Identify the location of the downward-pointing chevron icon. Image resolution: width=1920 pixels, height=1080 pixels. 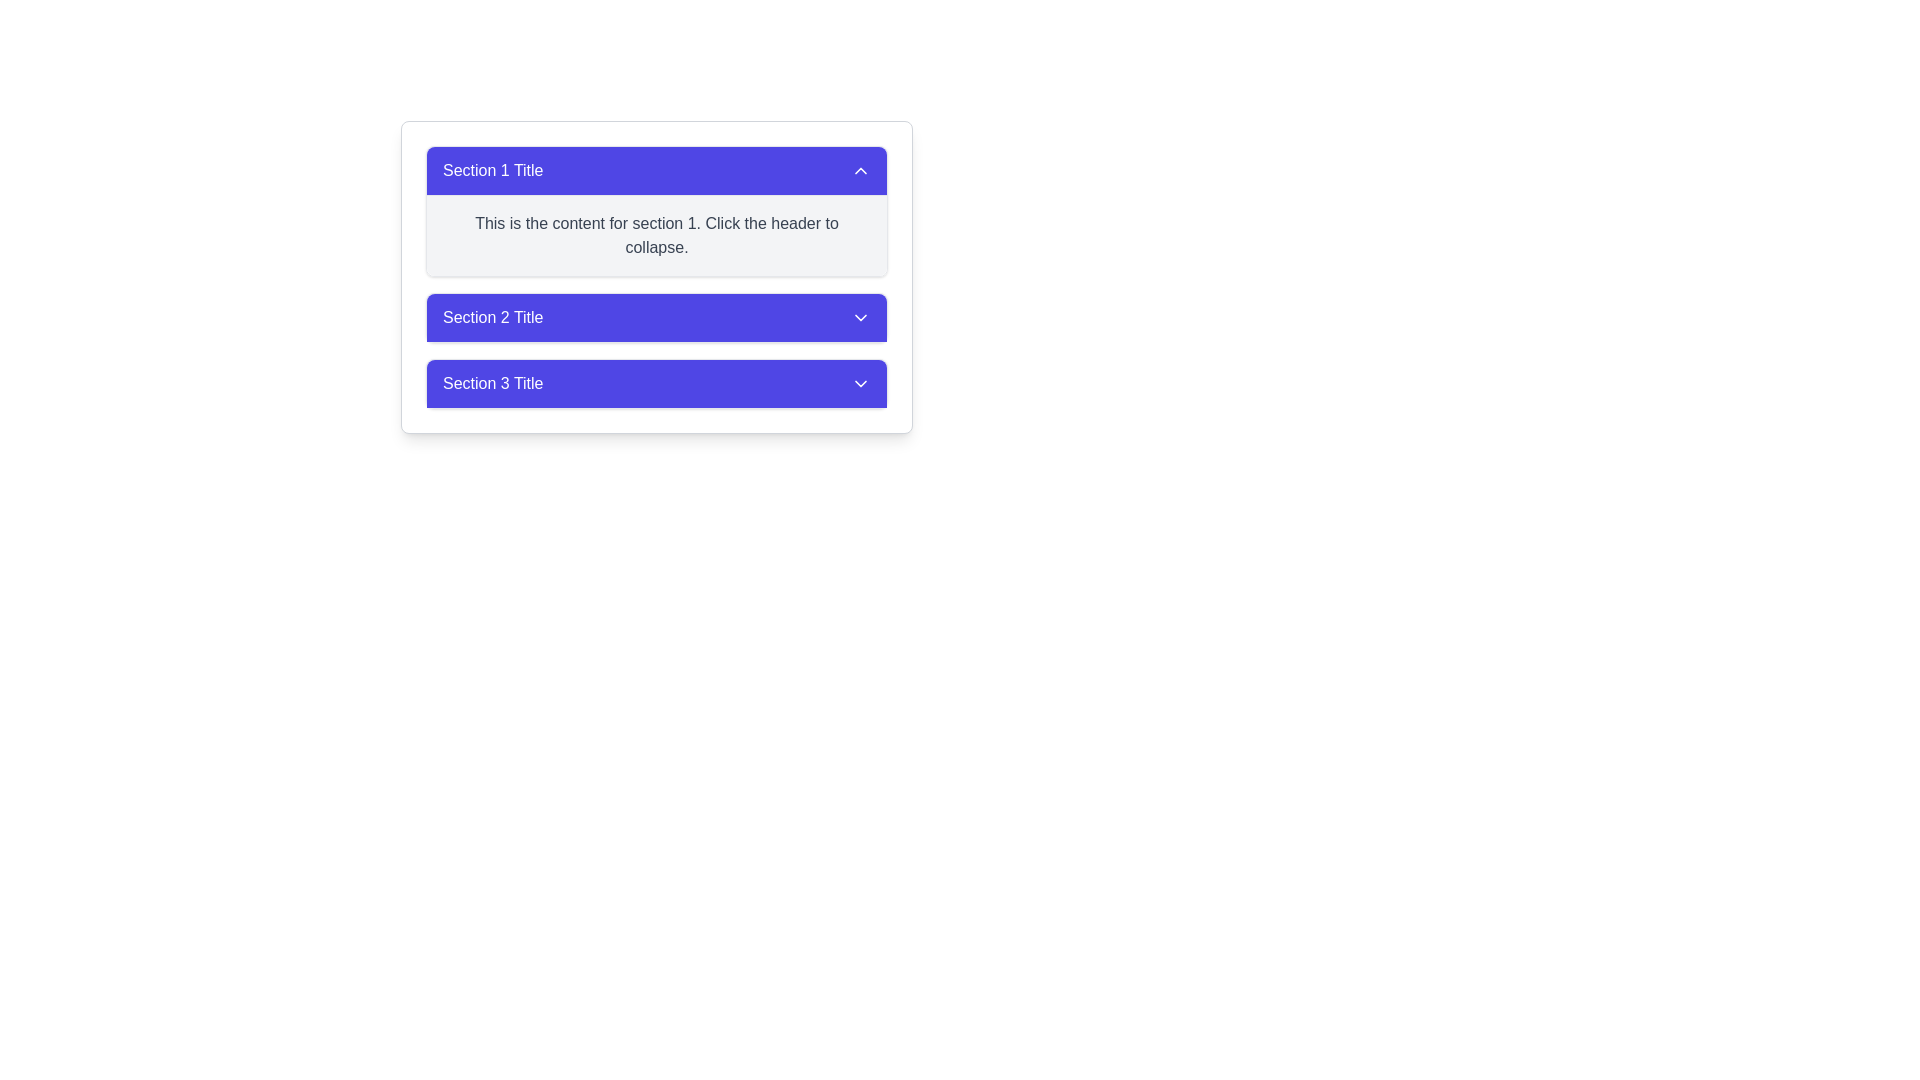
(860, 384).